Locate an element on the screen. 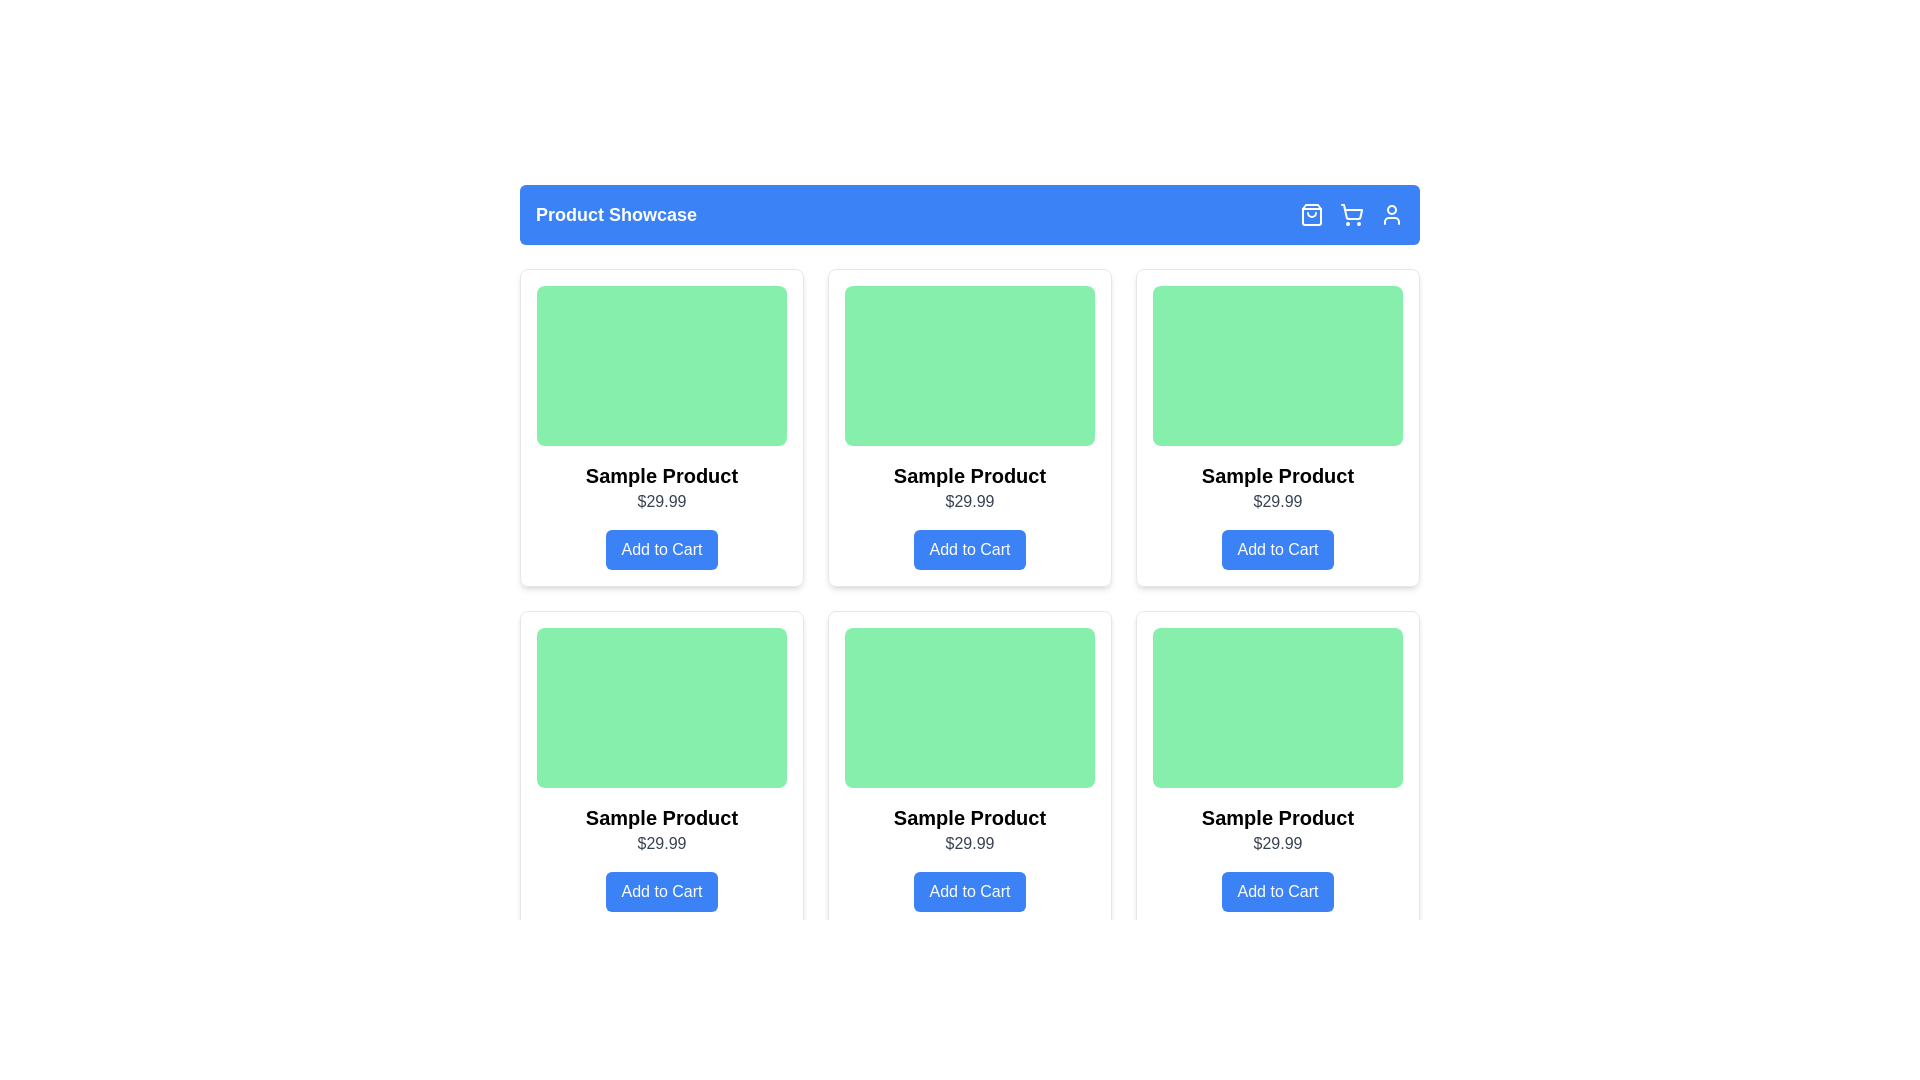  the green image box or visual placeholder located at the top of the card labeled 'Sample Product' priced at '$29.99', which is situated in the second row and first column of the grid layout is located at coordinates (662, 707).